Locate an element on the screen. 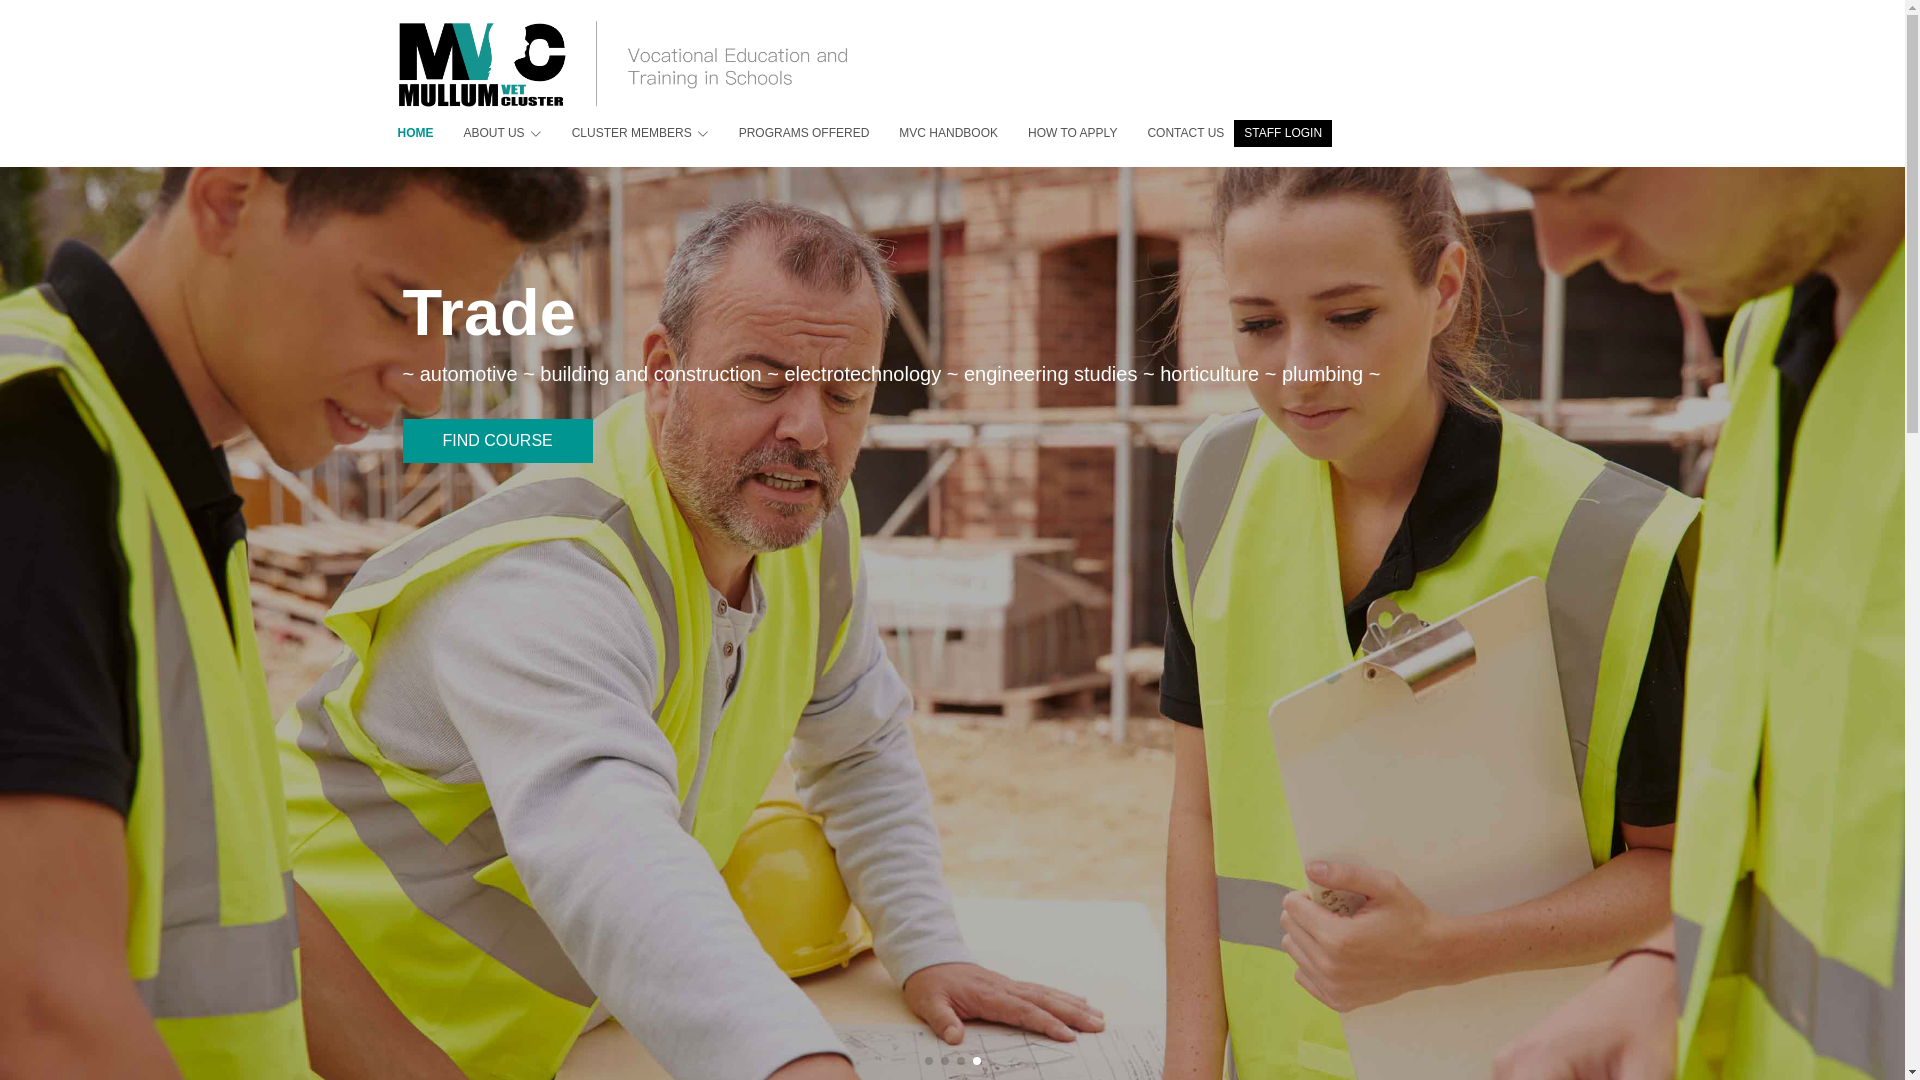 Image resolution: width=1920 pixels, height=1080 pixels. 'ABOUT US' is located at coordinates (488, 133).